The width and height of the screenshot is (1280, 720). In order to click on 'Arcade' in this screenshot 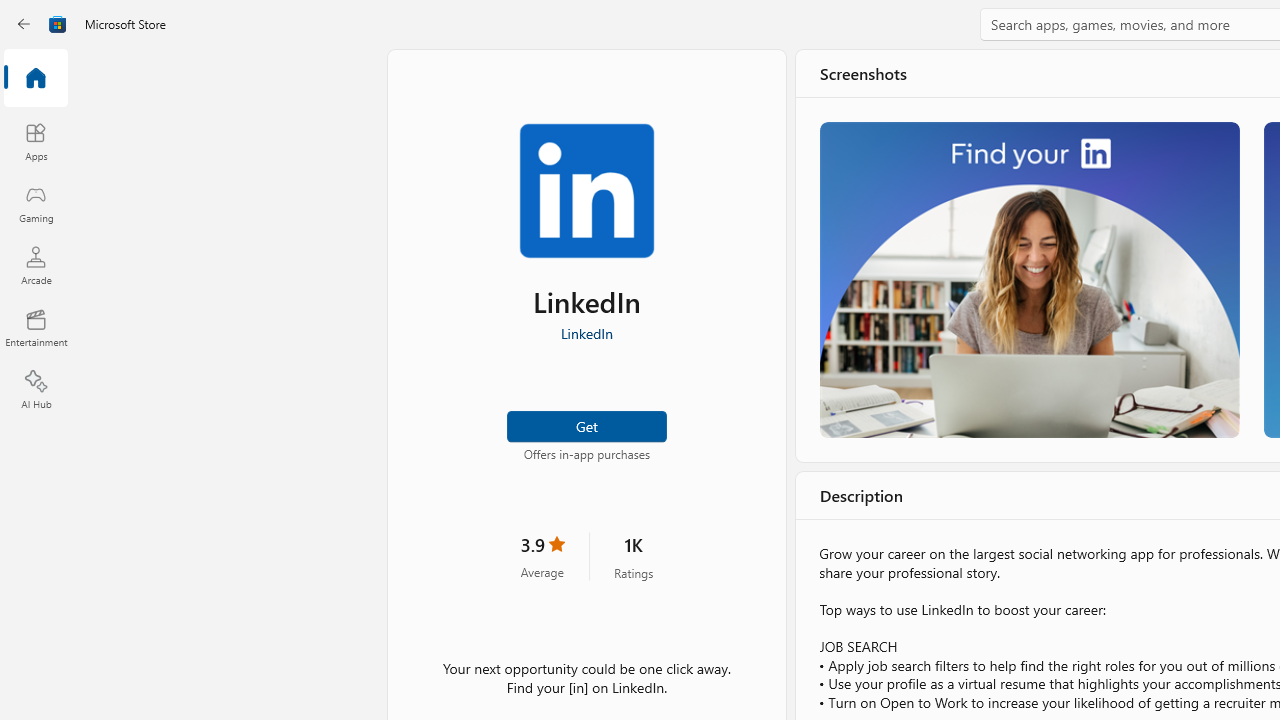, I will do `click(35, 264)`.